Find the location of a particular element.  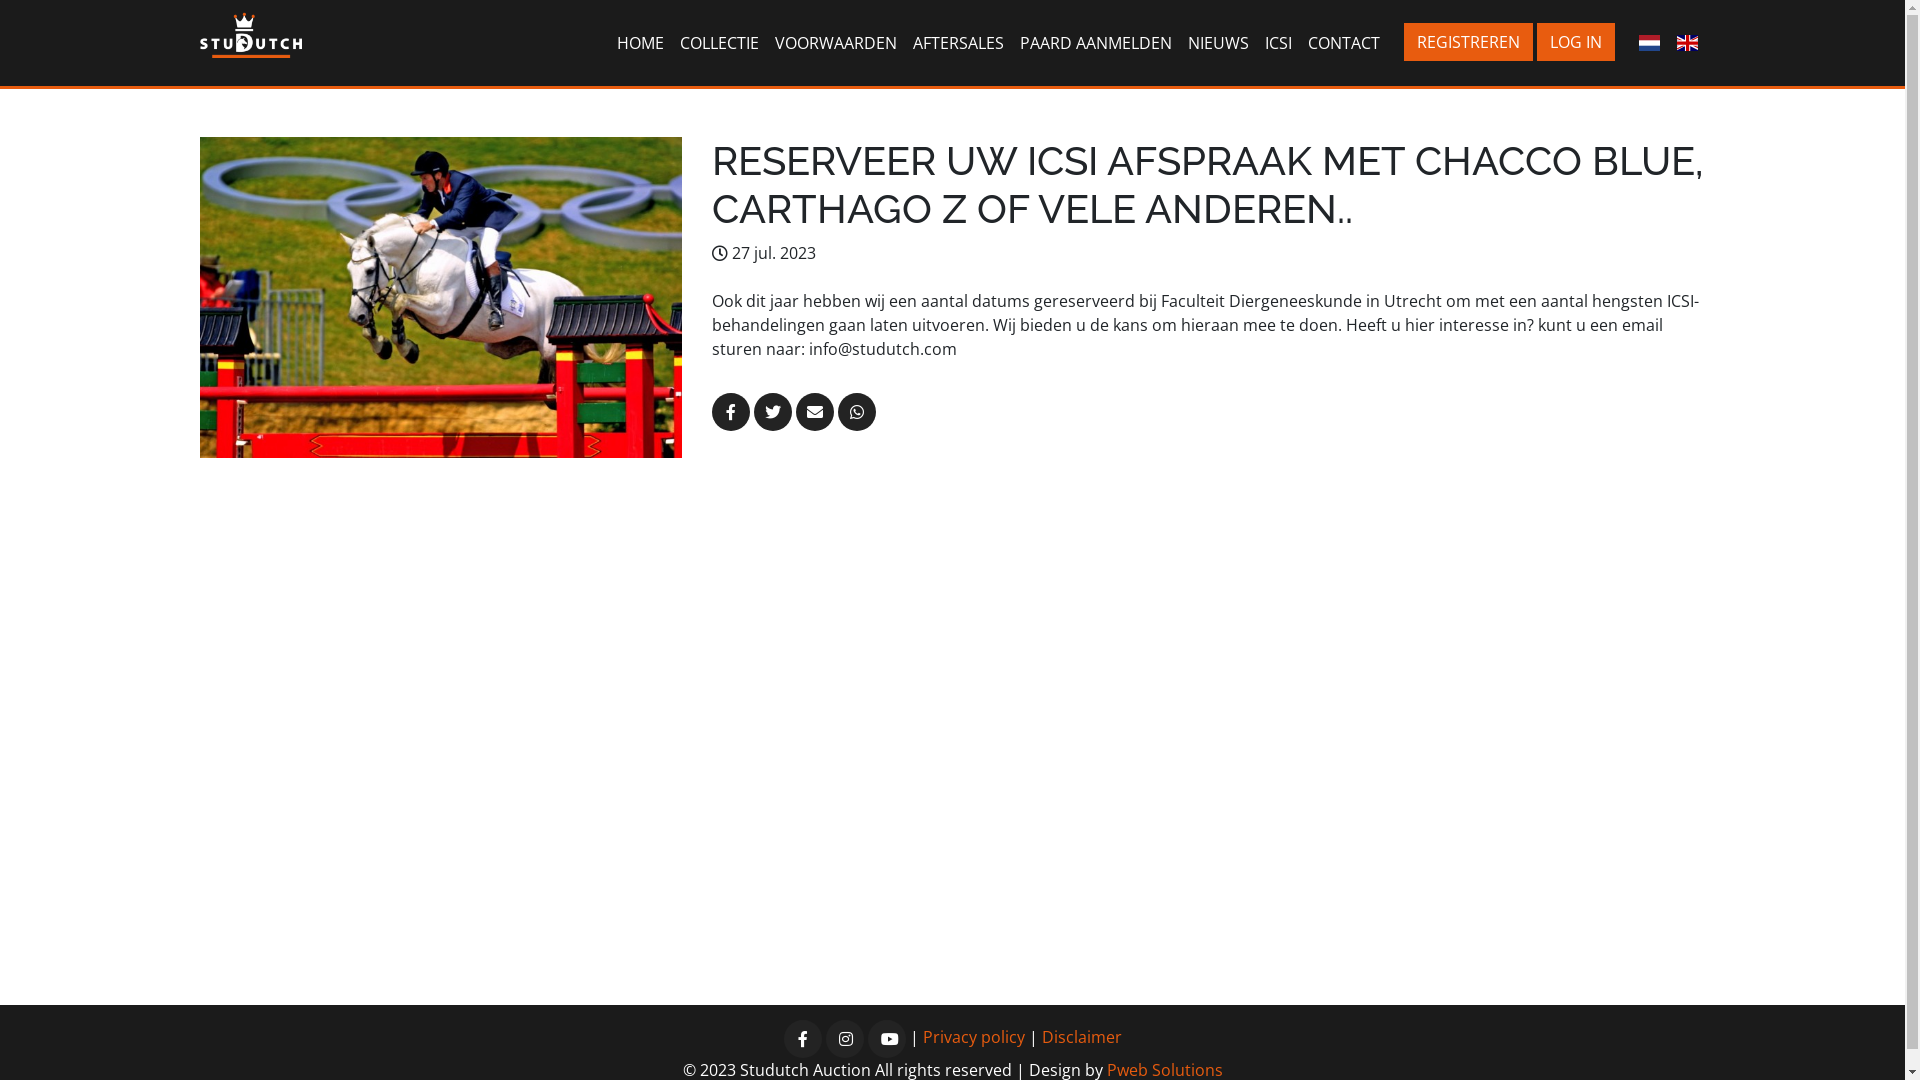

'COLLECTIE' is located at coordinates (719, 42).